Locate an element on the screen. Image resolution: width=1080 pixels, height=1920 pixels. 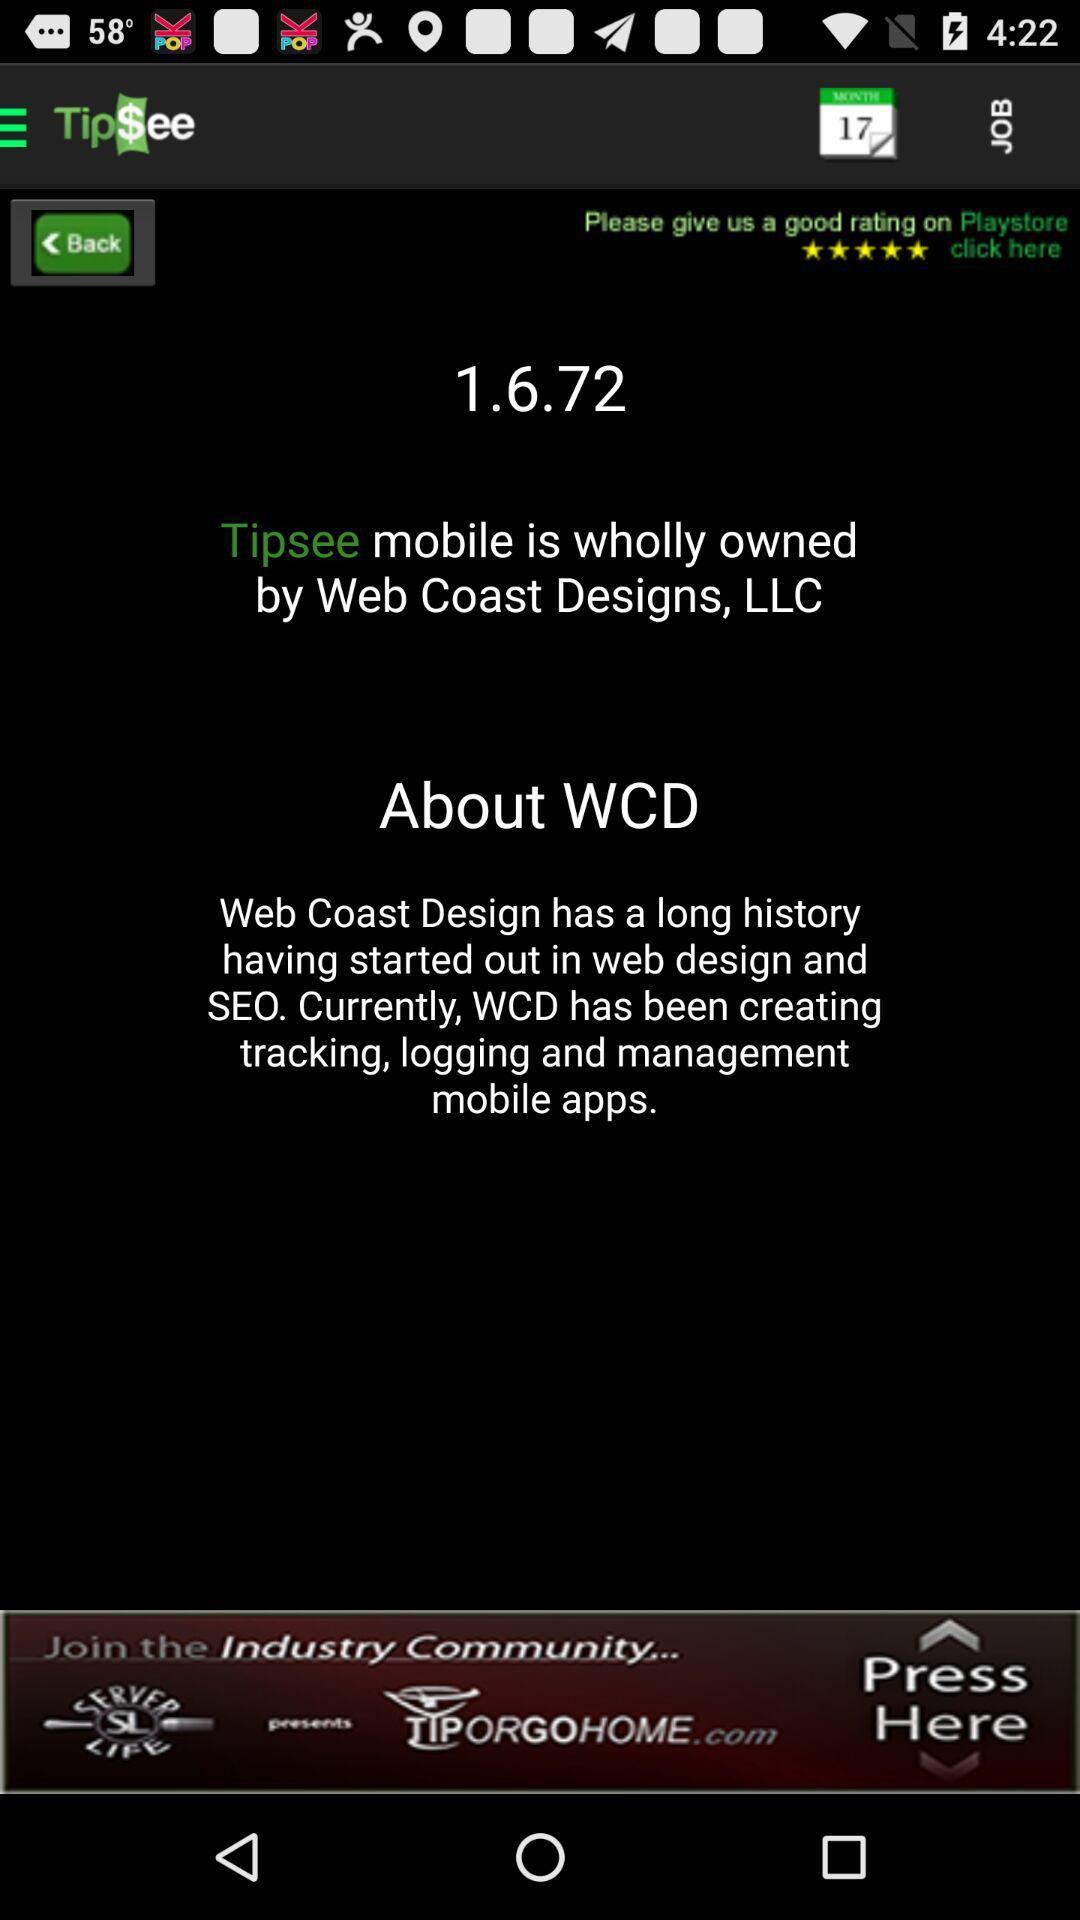
option to join a community is located at coordinates (540, 1701).